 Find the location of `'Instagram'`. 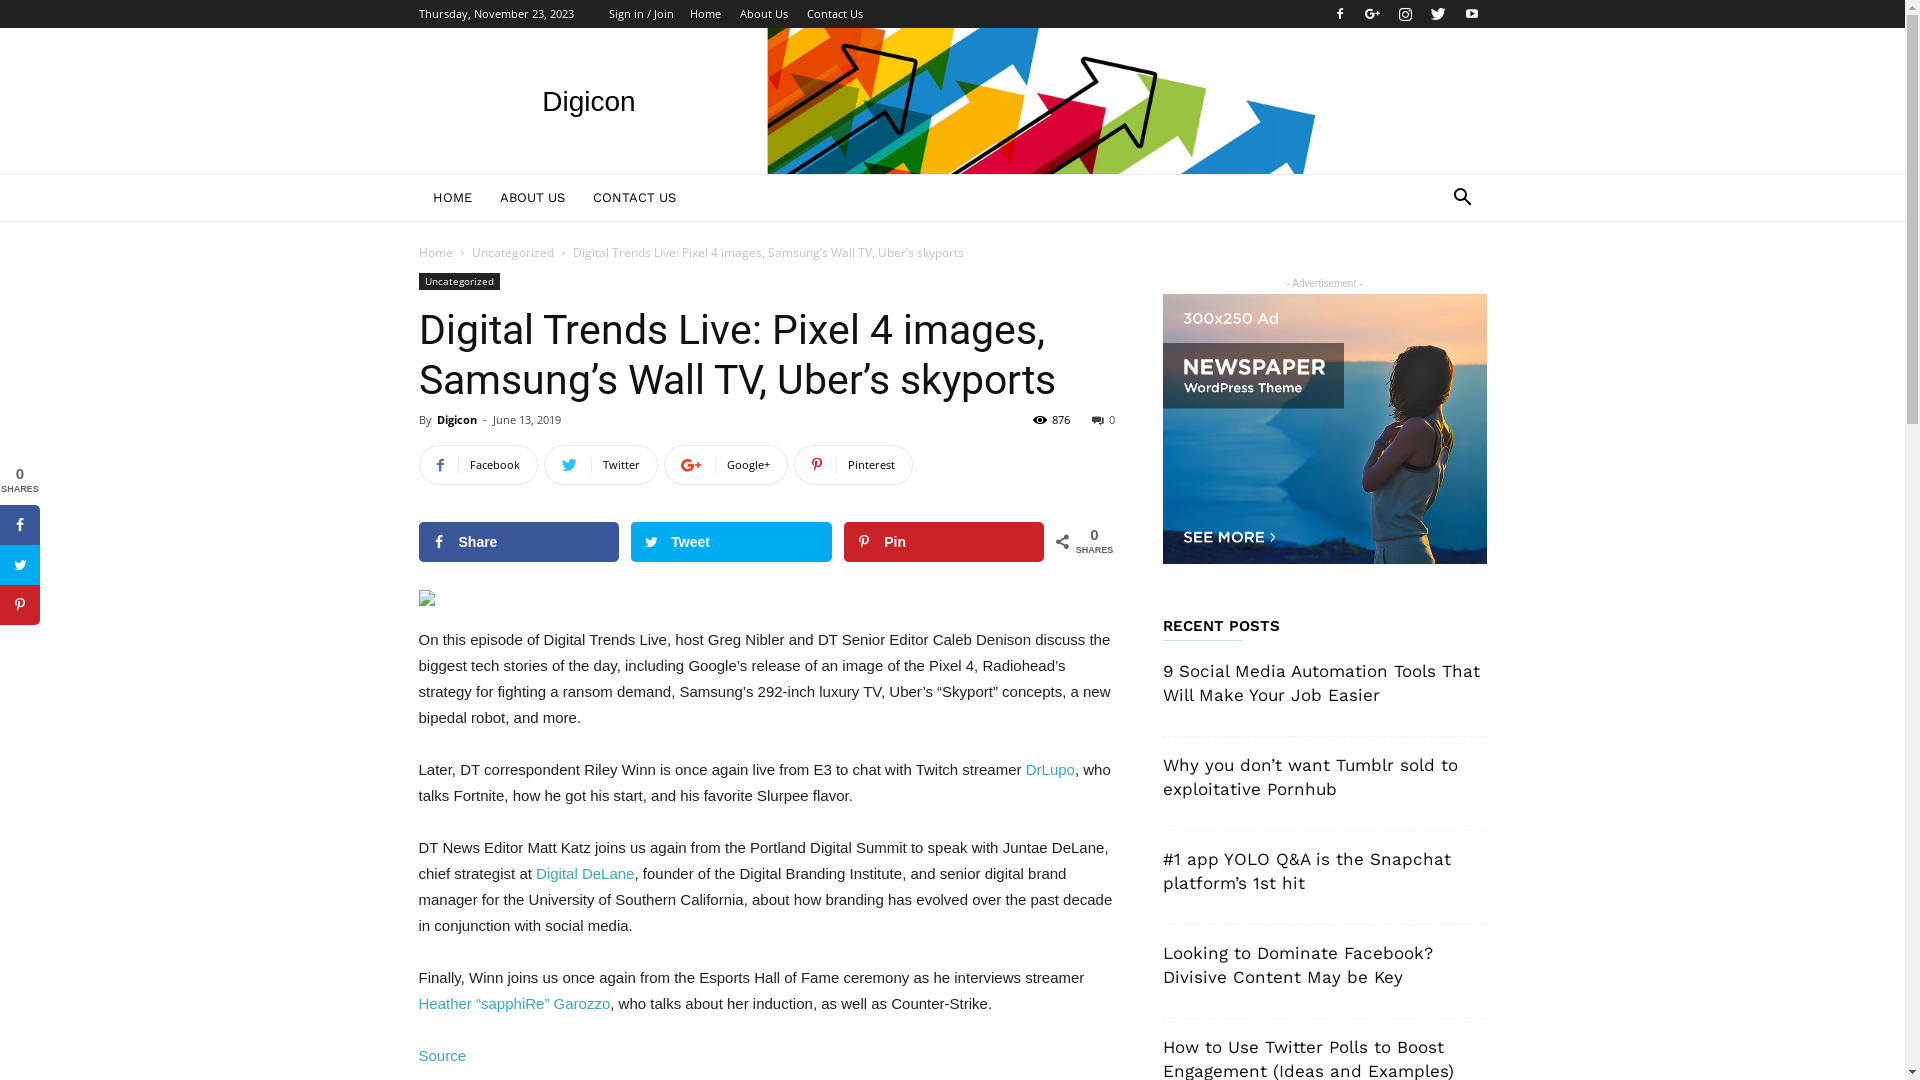

'Instagram' is located at coordinates (1404, 14).